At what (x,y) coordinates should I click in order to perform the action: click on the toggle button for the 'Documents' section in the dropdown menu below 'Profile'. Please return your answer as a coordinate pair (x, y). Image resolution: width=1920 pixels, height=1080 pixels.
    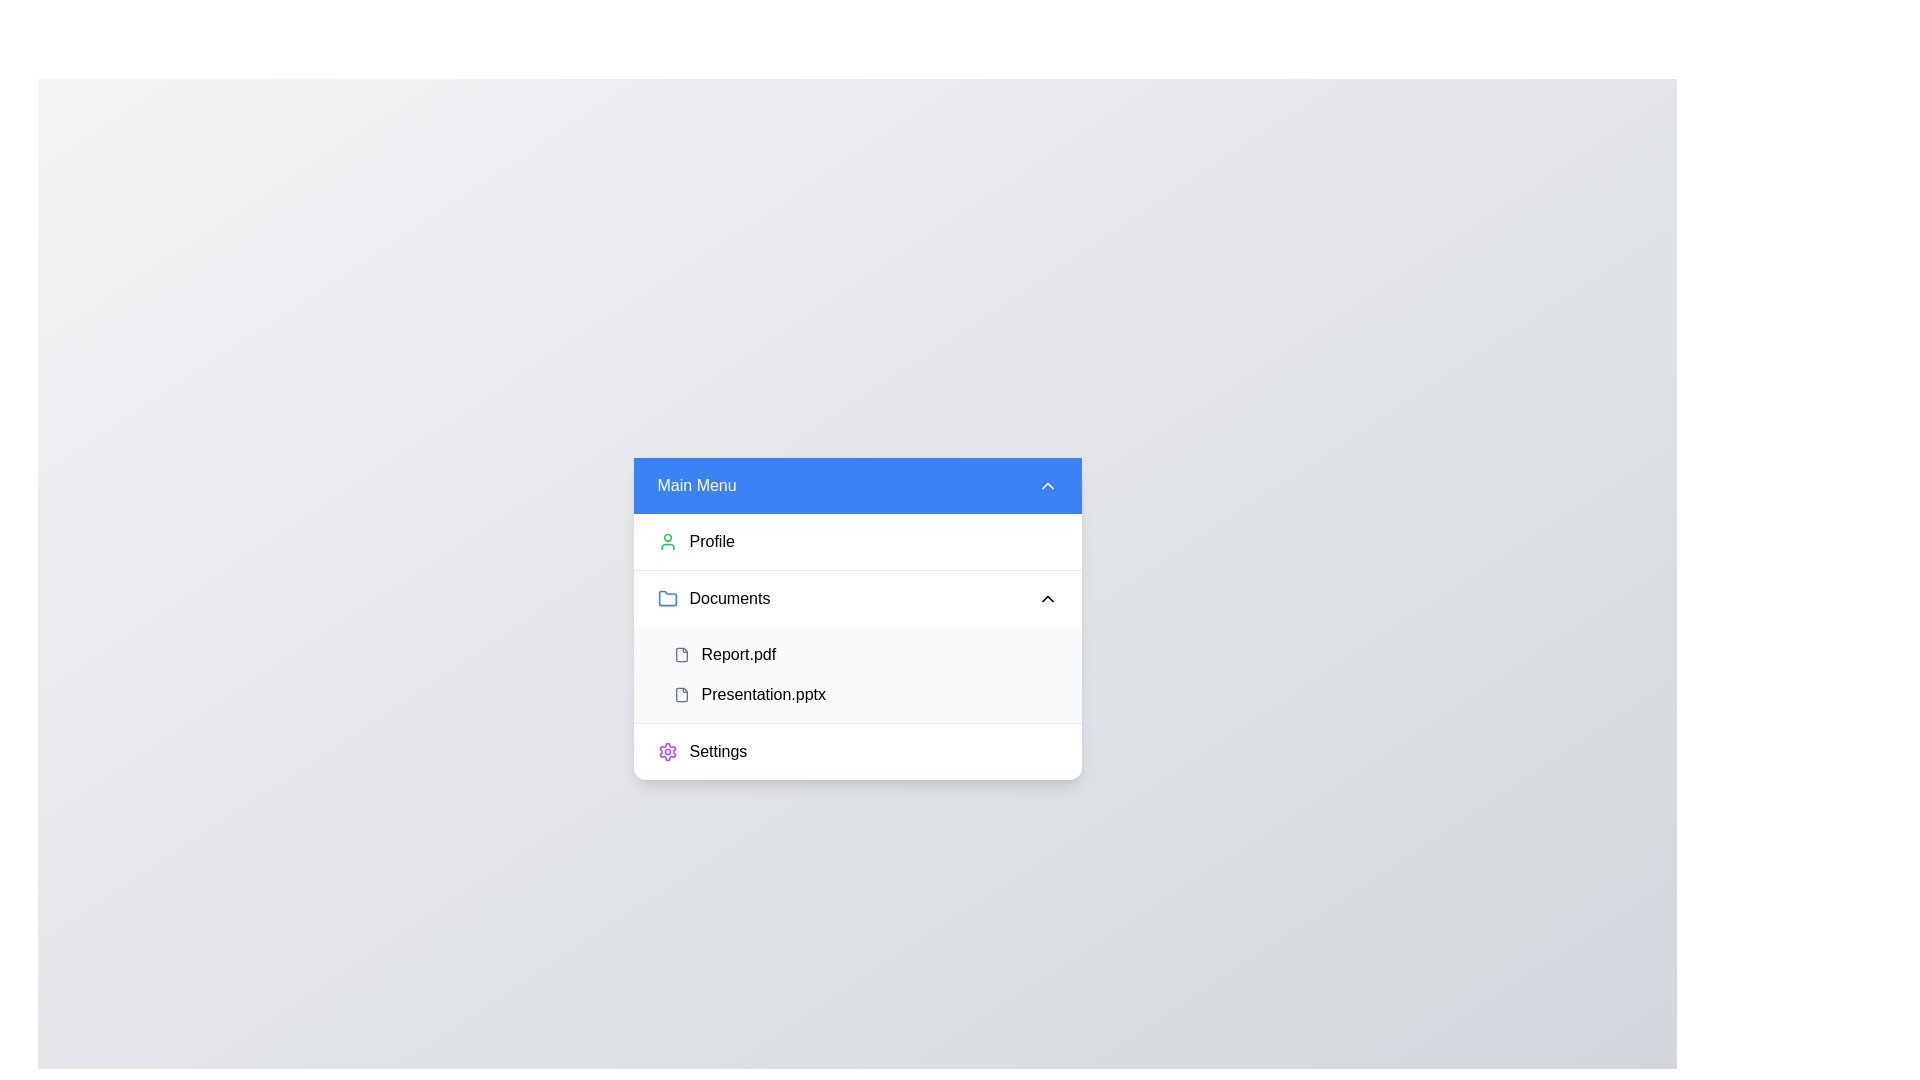
    Looking at the image, I should click on (857, 597).